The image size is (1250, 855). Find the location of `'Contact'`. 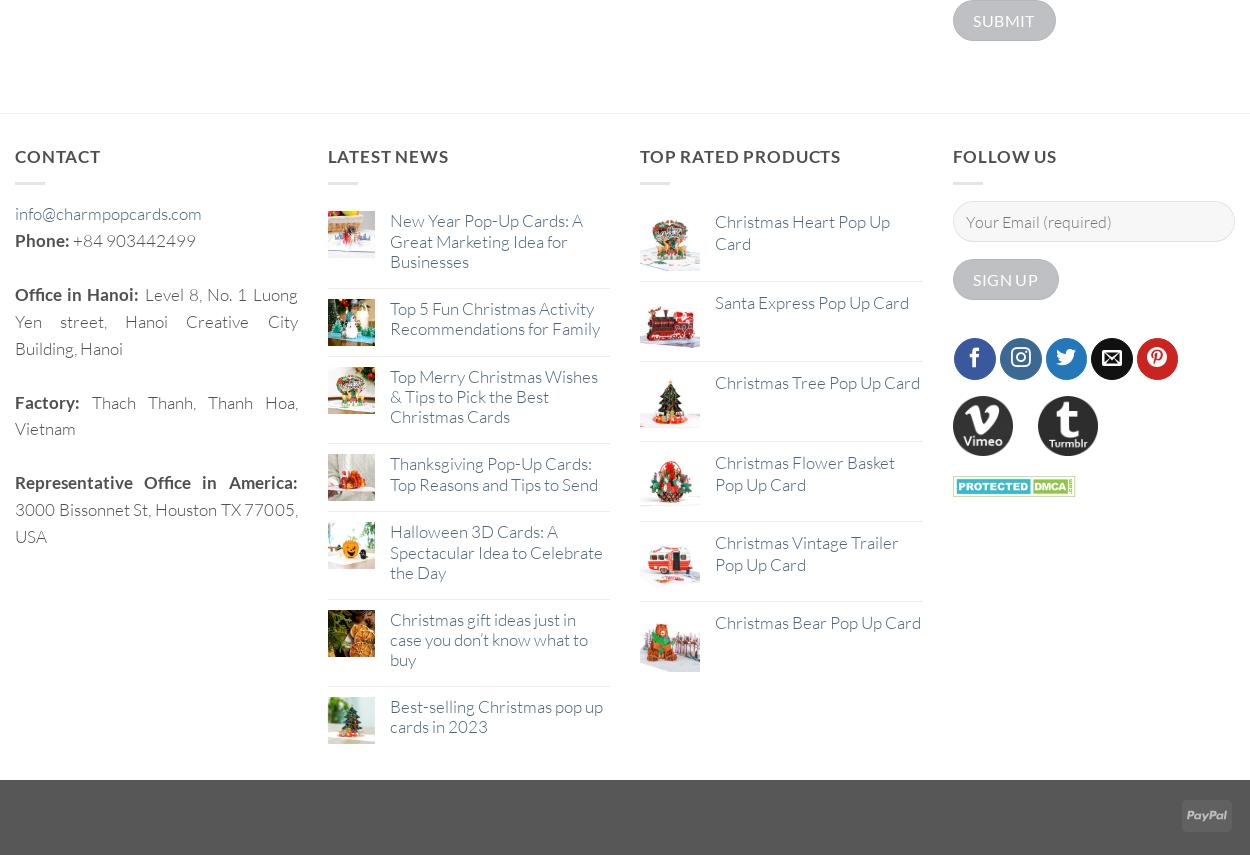

'Contact' is located at coordinates (57, 155).